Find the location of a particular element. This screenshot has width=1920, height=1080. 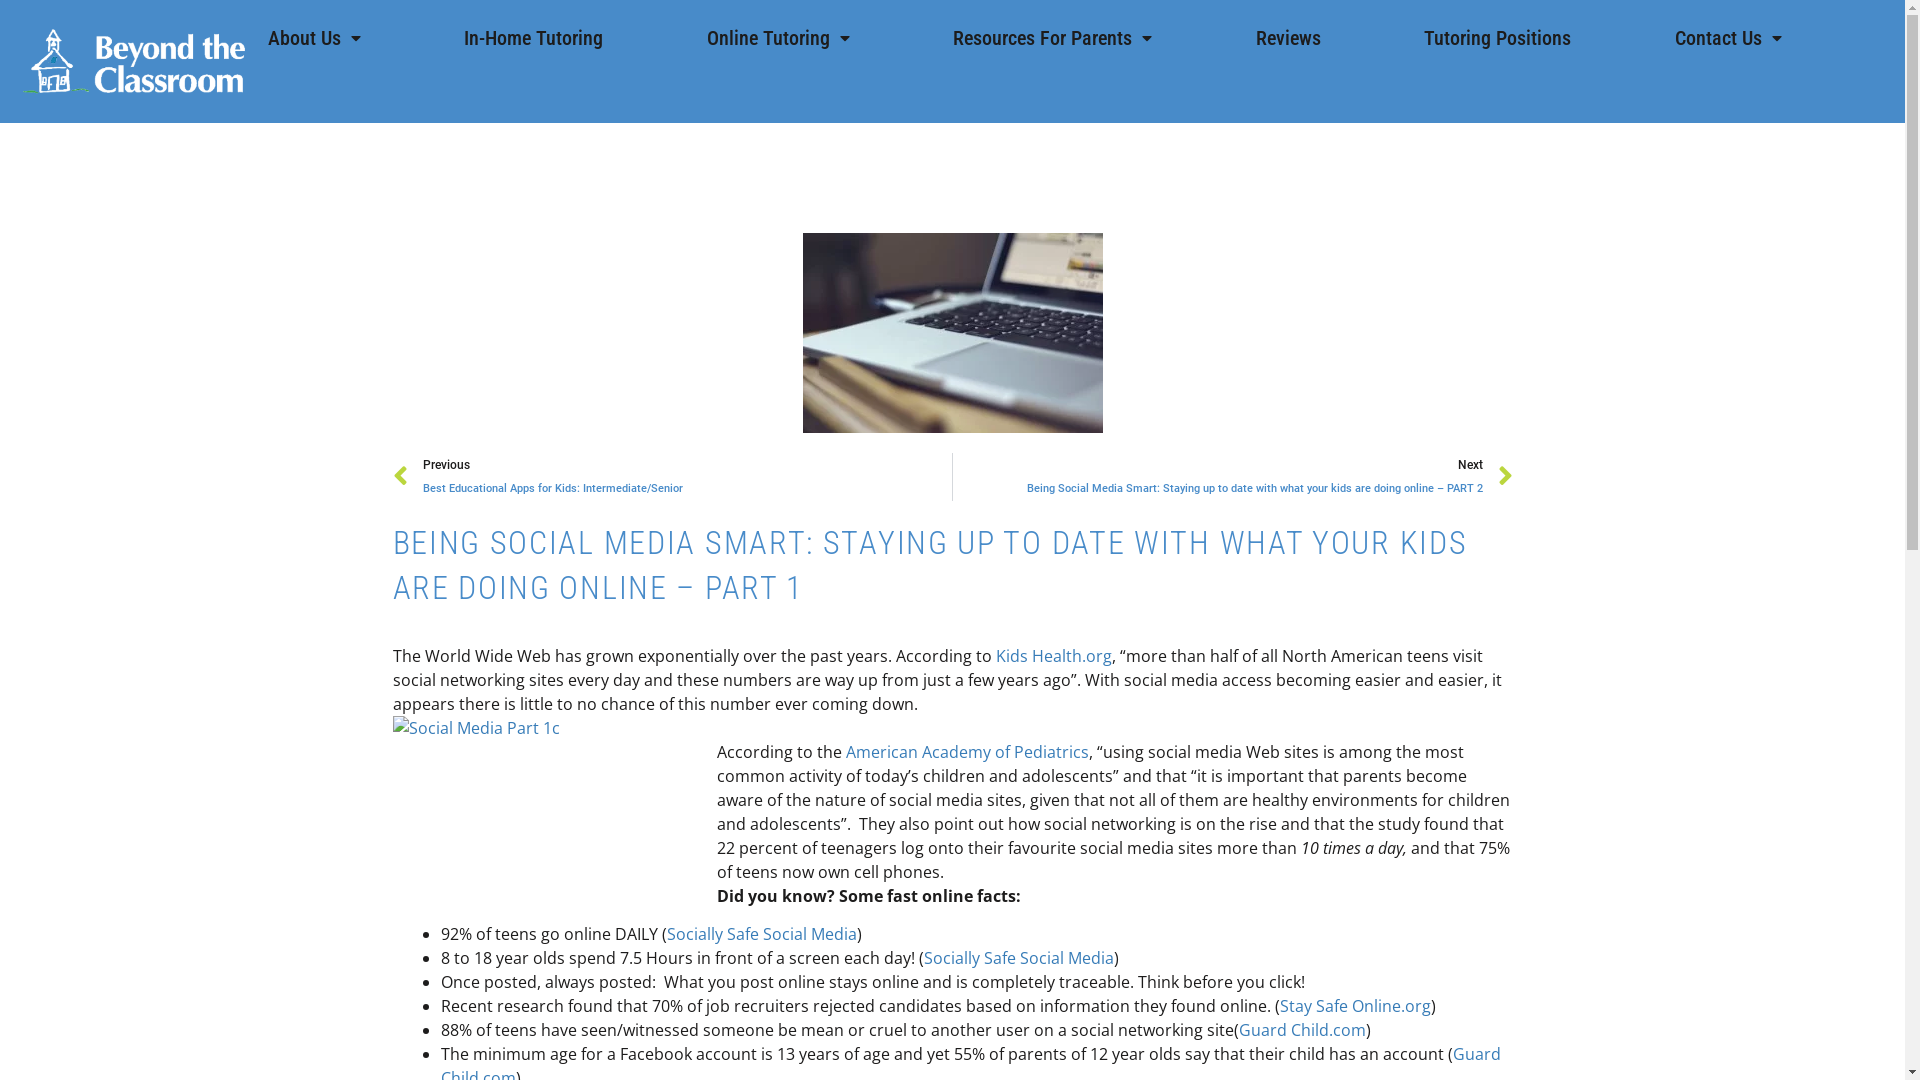

'Stay Safe Online.org' is located at coordinates (1355, 1006).